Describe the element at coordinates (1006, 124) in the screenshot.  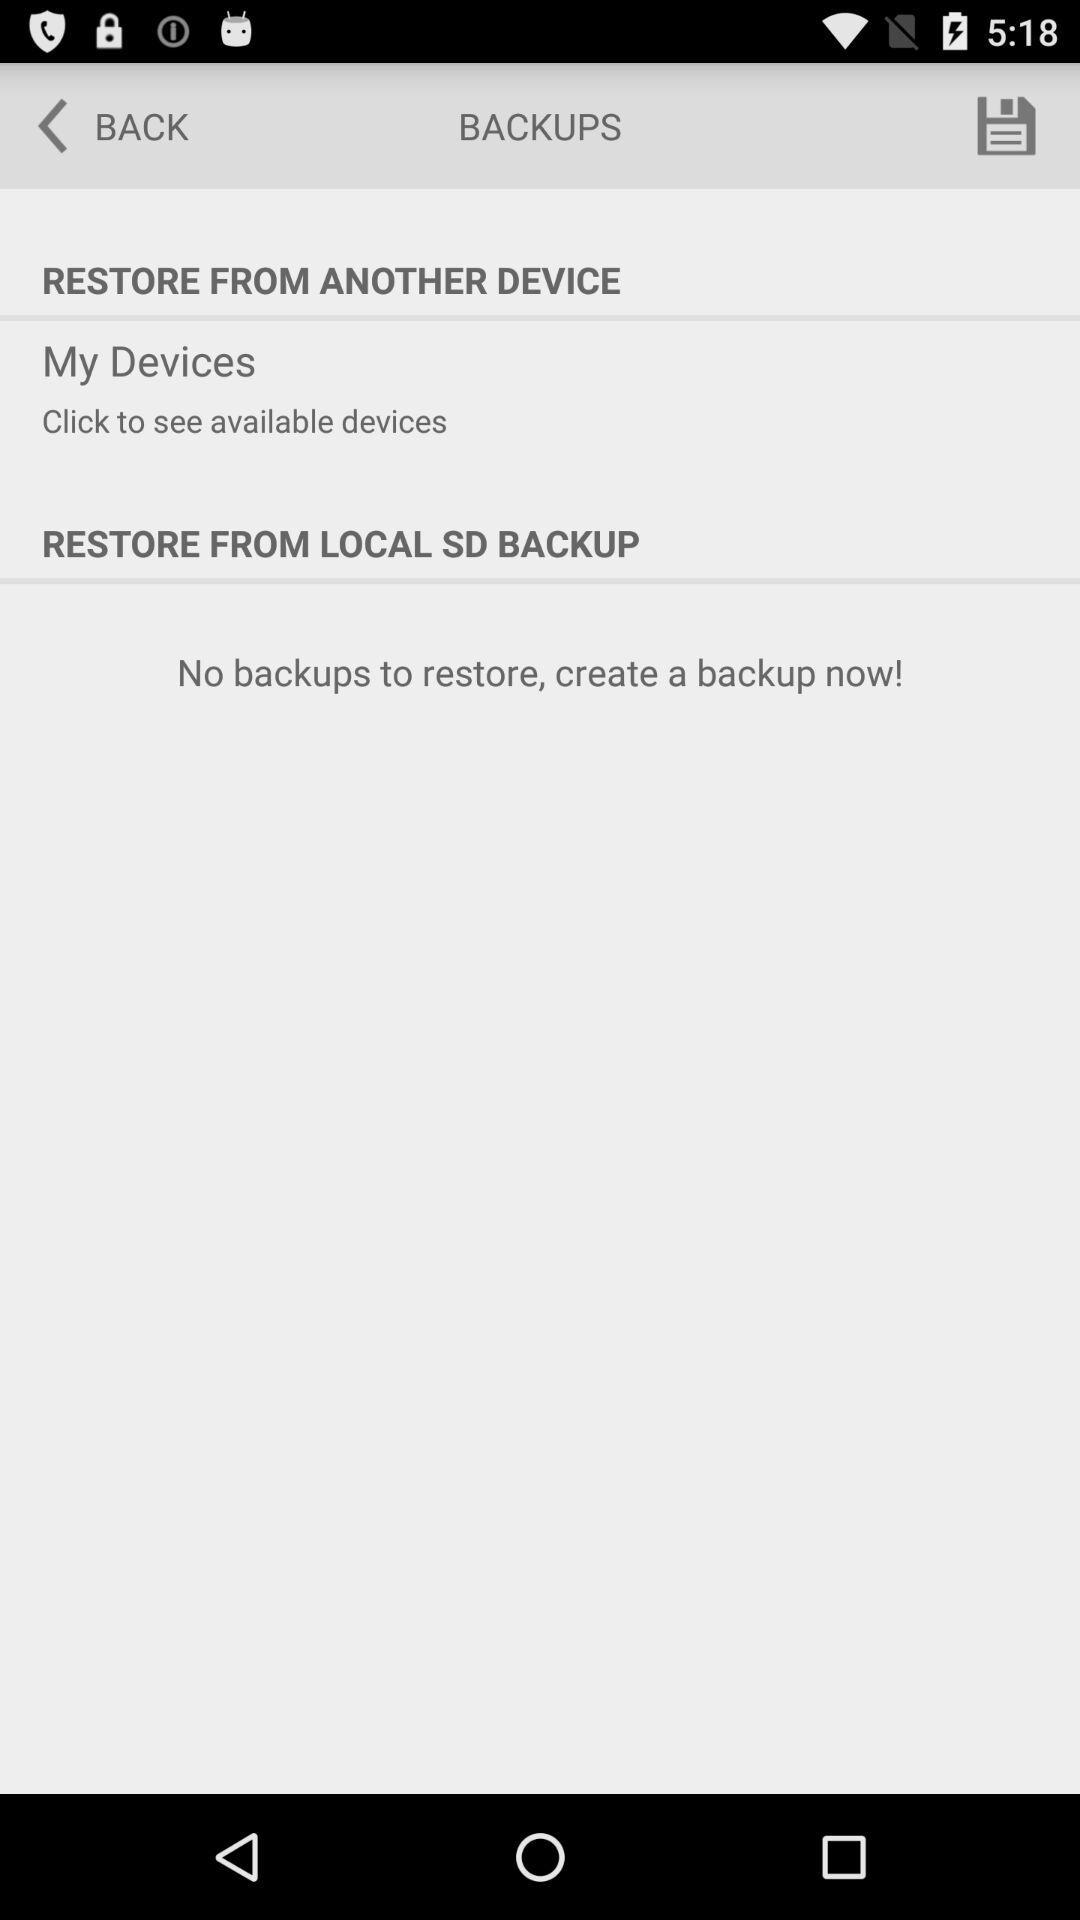
I see `item to the right of backups icon` at that location.